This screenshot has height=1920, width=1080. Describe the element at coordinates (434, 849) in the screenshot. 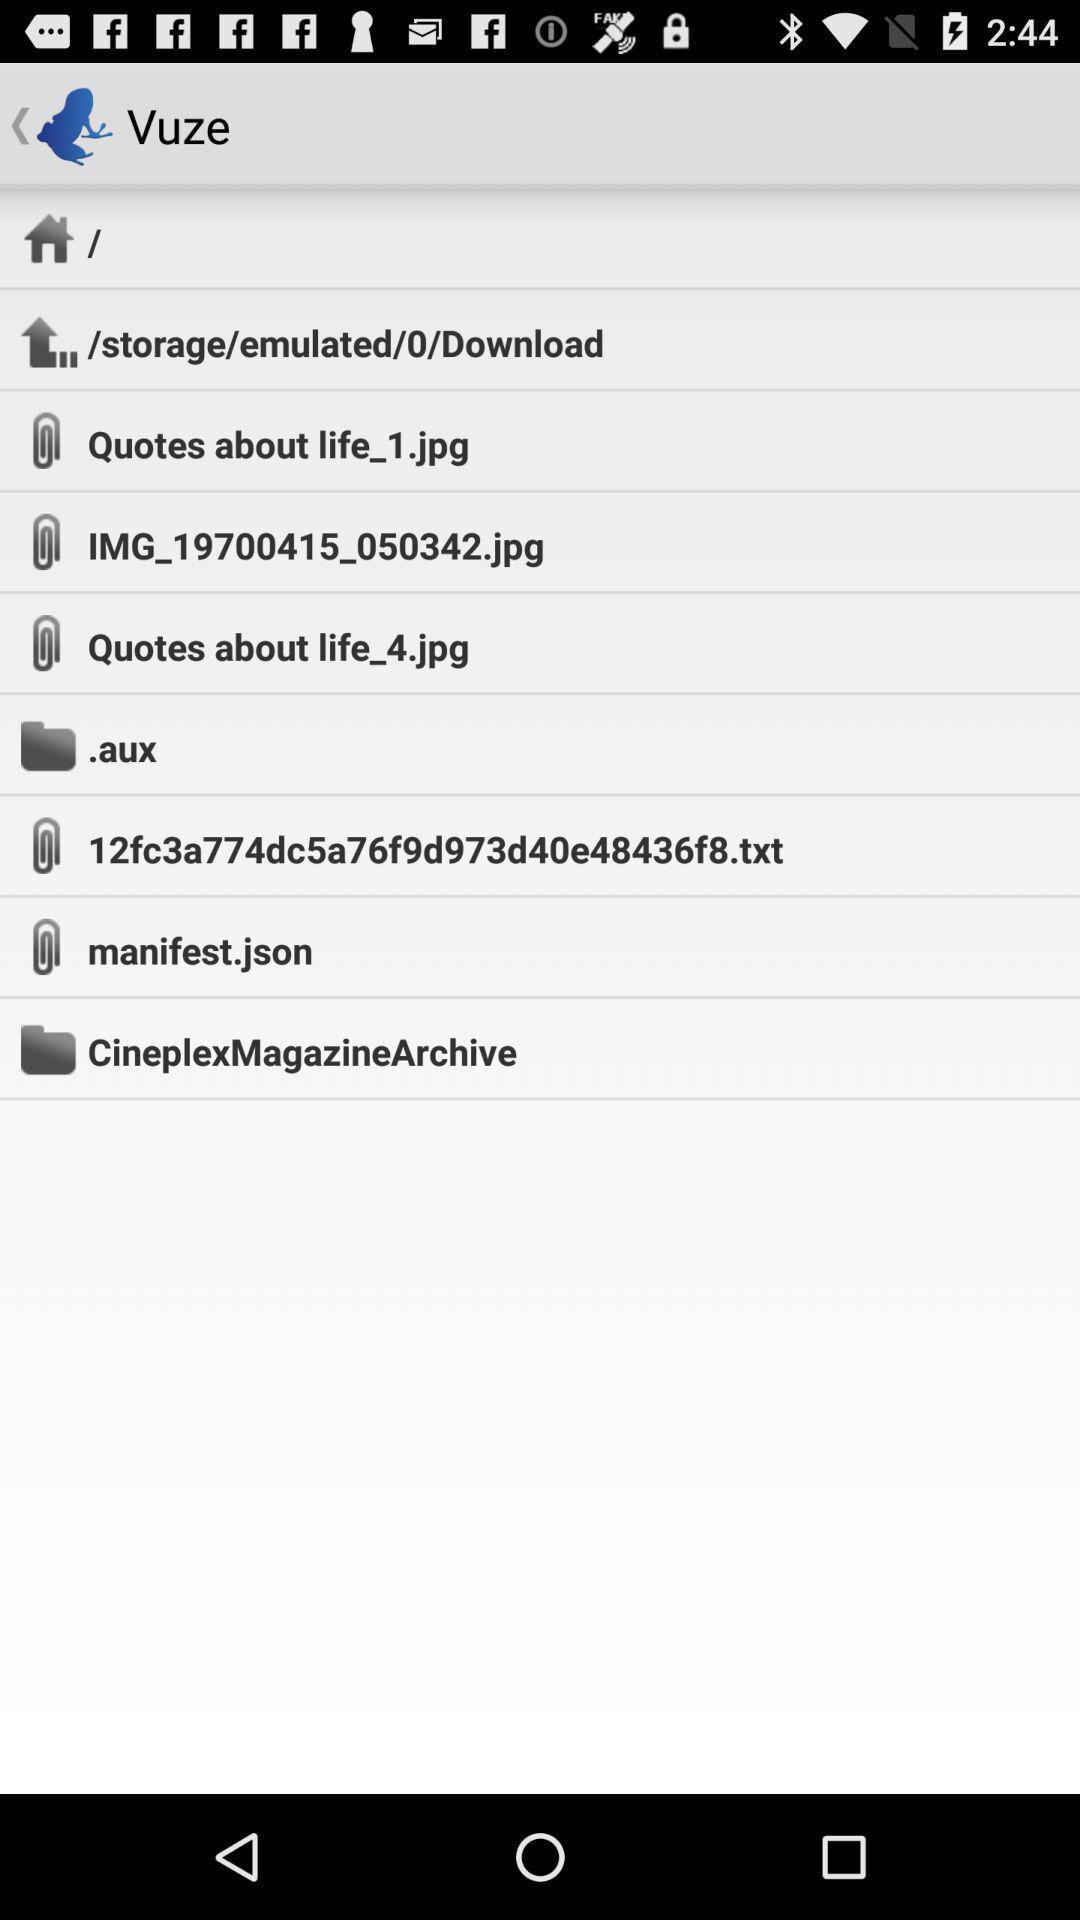

I see `the 12fc3a774dc5a76f9d973d40e48436f8.txt icon` at that location.